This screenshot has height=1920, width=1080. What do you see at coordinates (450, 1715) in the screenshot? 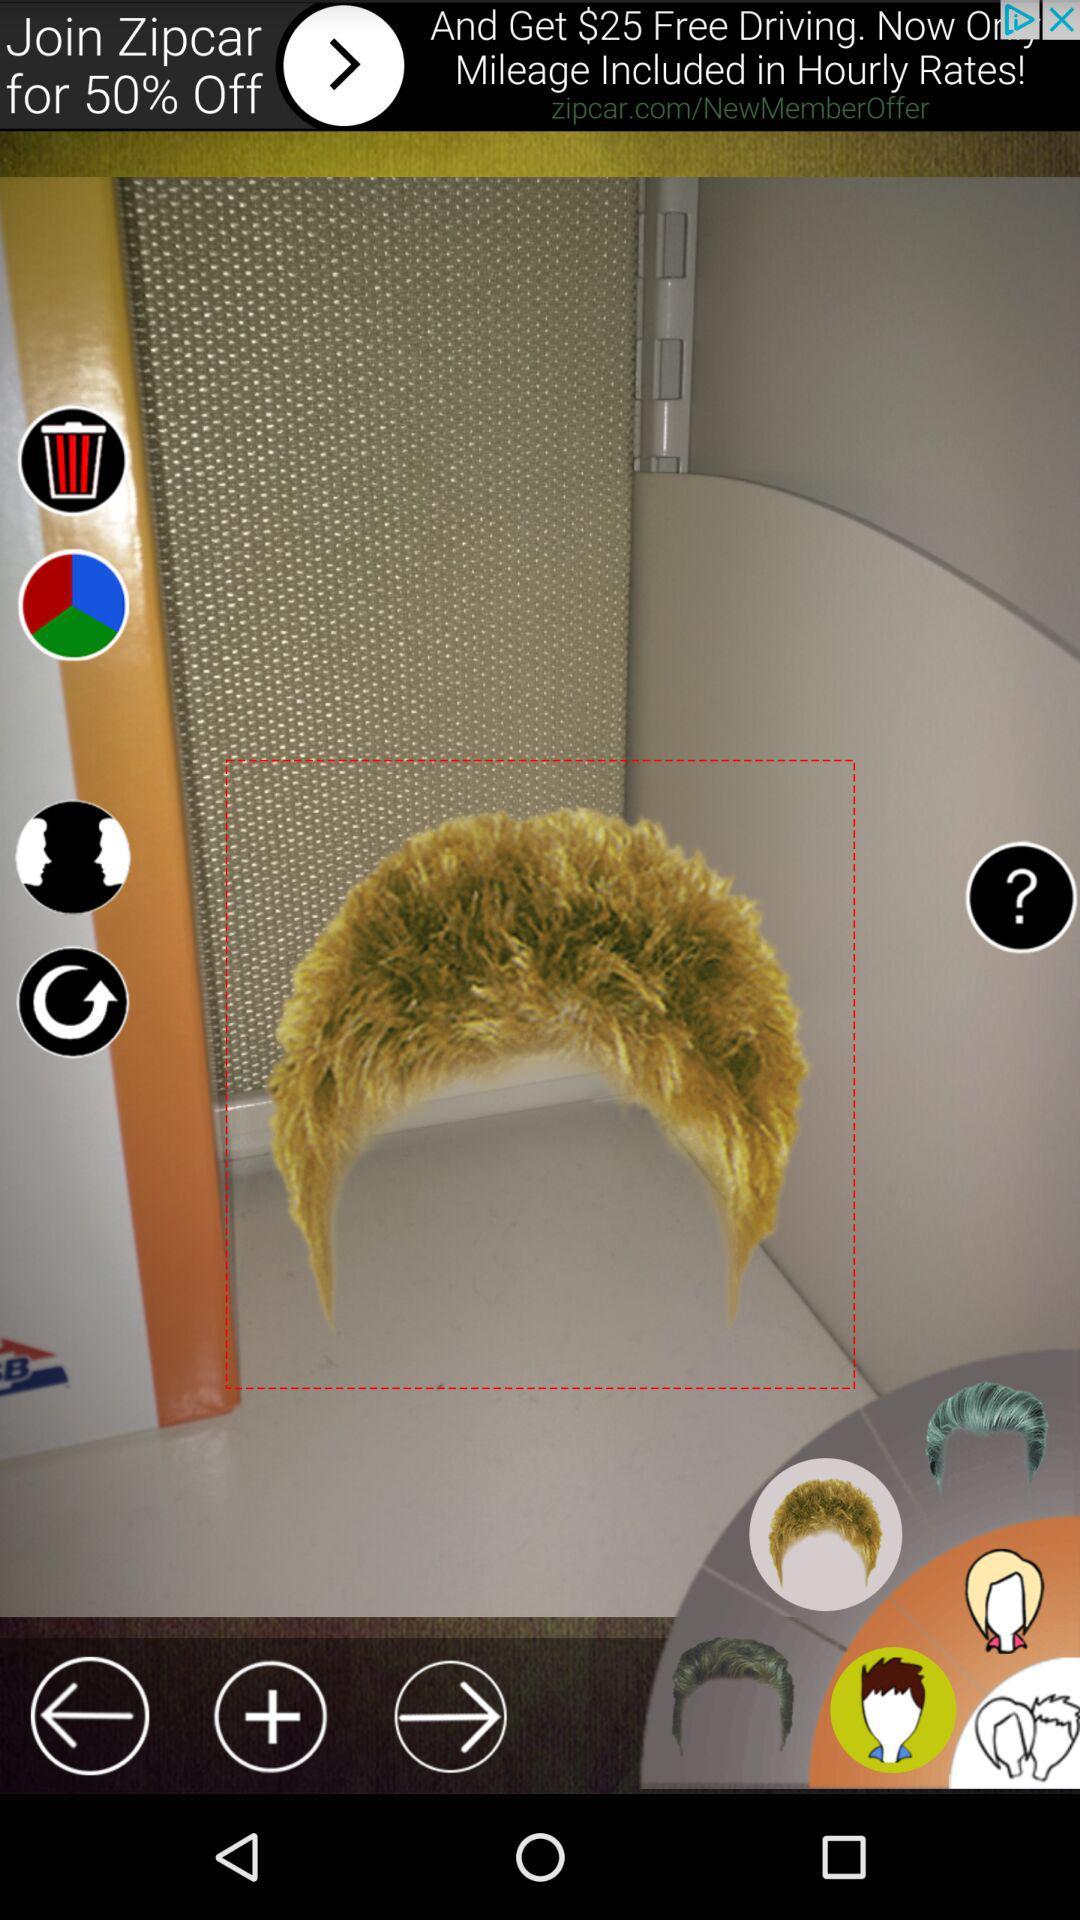
I see `next hair style` at bounding box center [450, 1715].